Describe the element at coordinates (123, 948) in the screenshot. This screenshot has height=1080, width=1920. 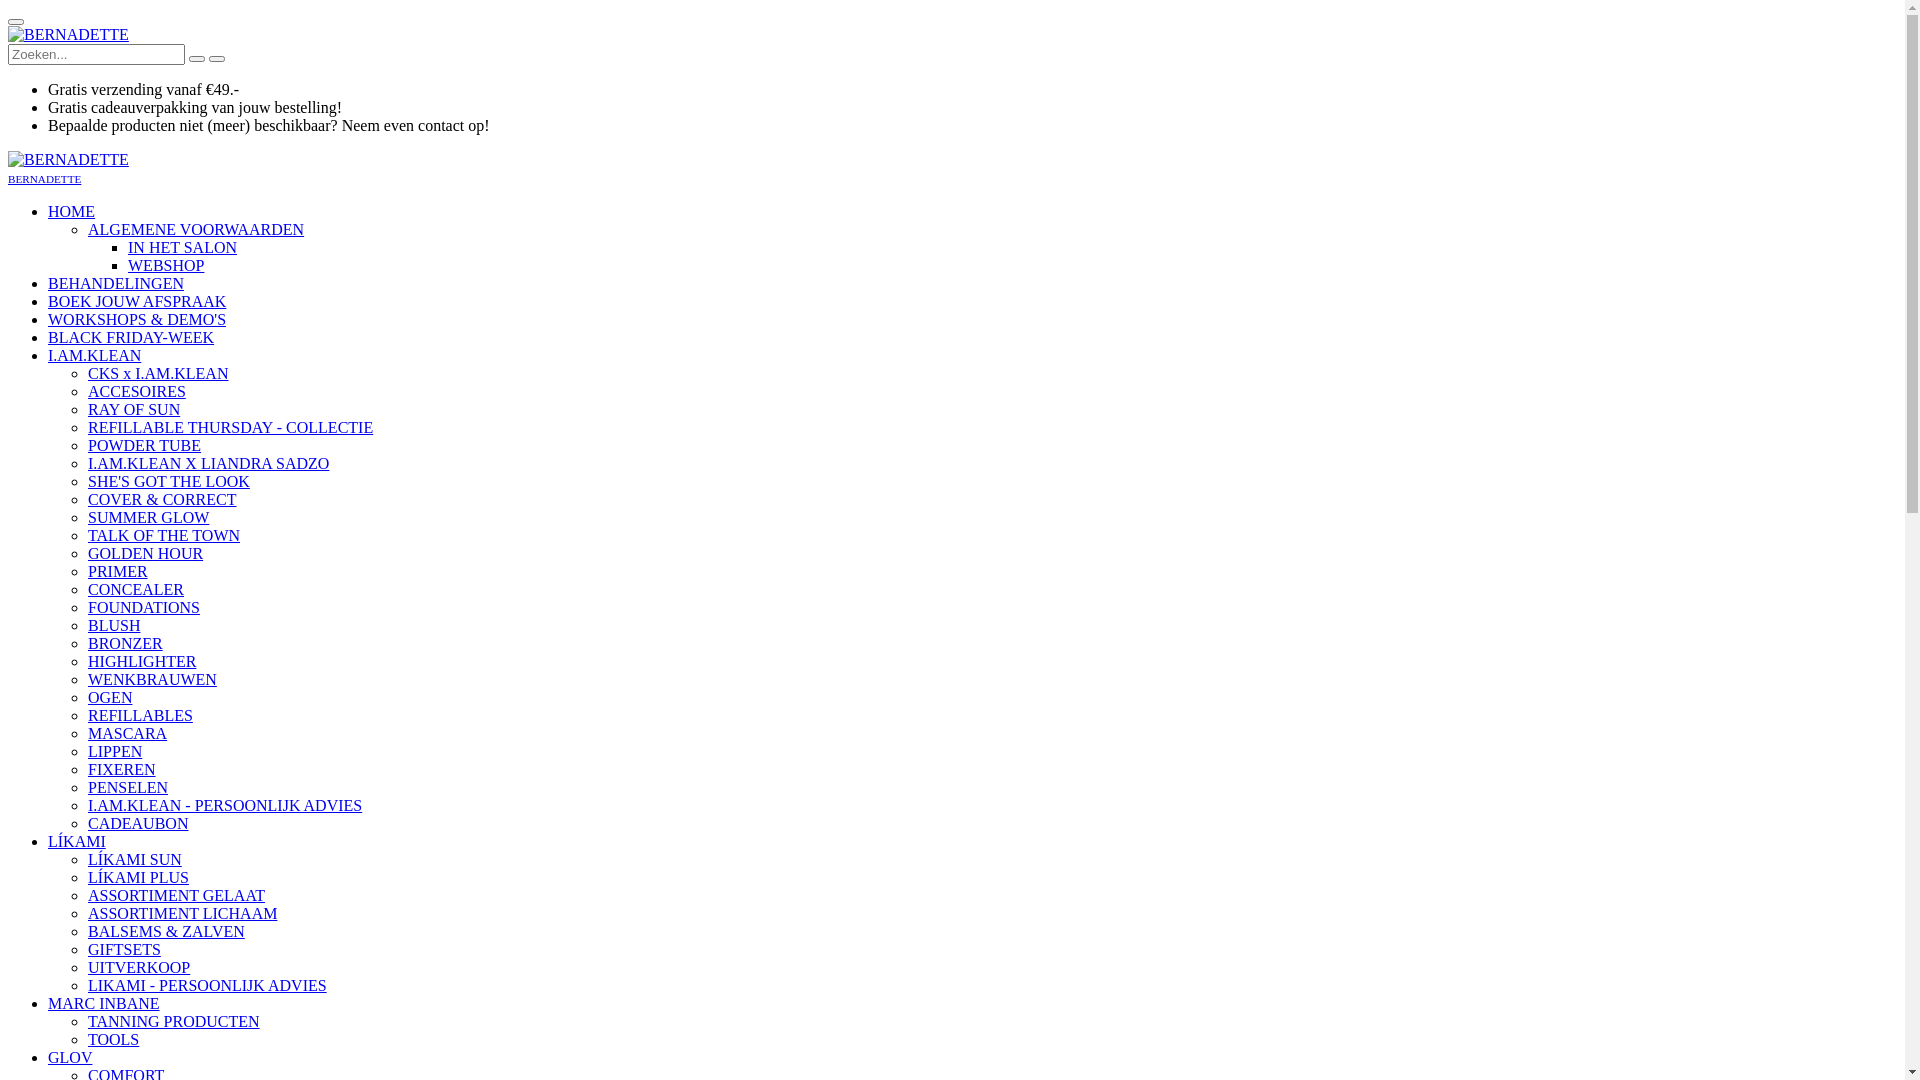
I see `'GIFTSETS'` at that location.